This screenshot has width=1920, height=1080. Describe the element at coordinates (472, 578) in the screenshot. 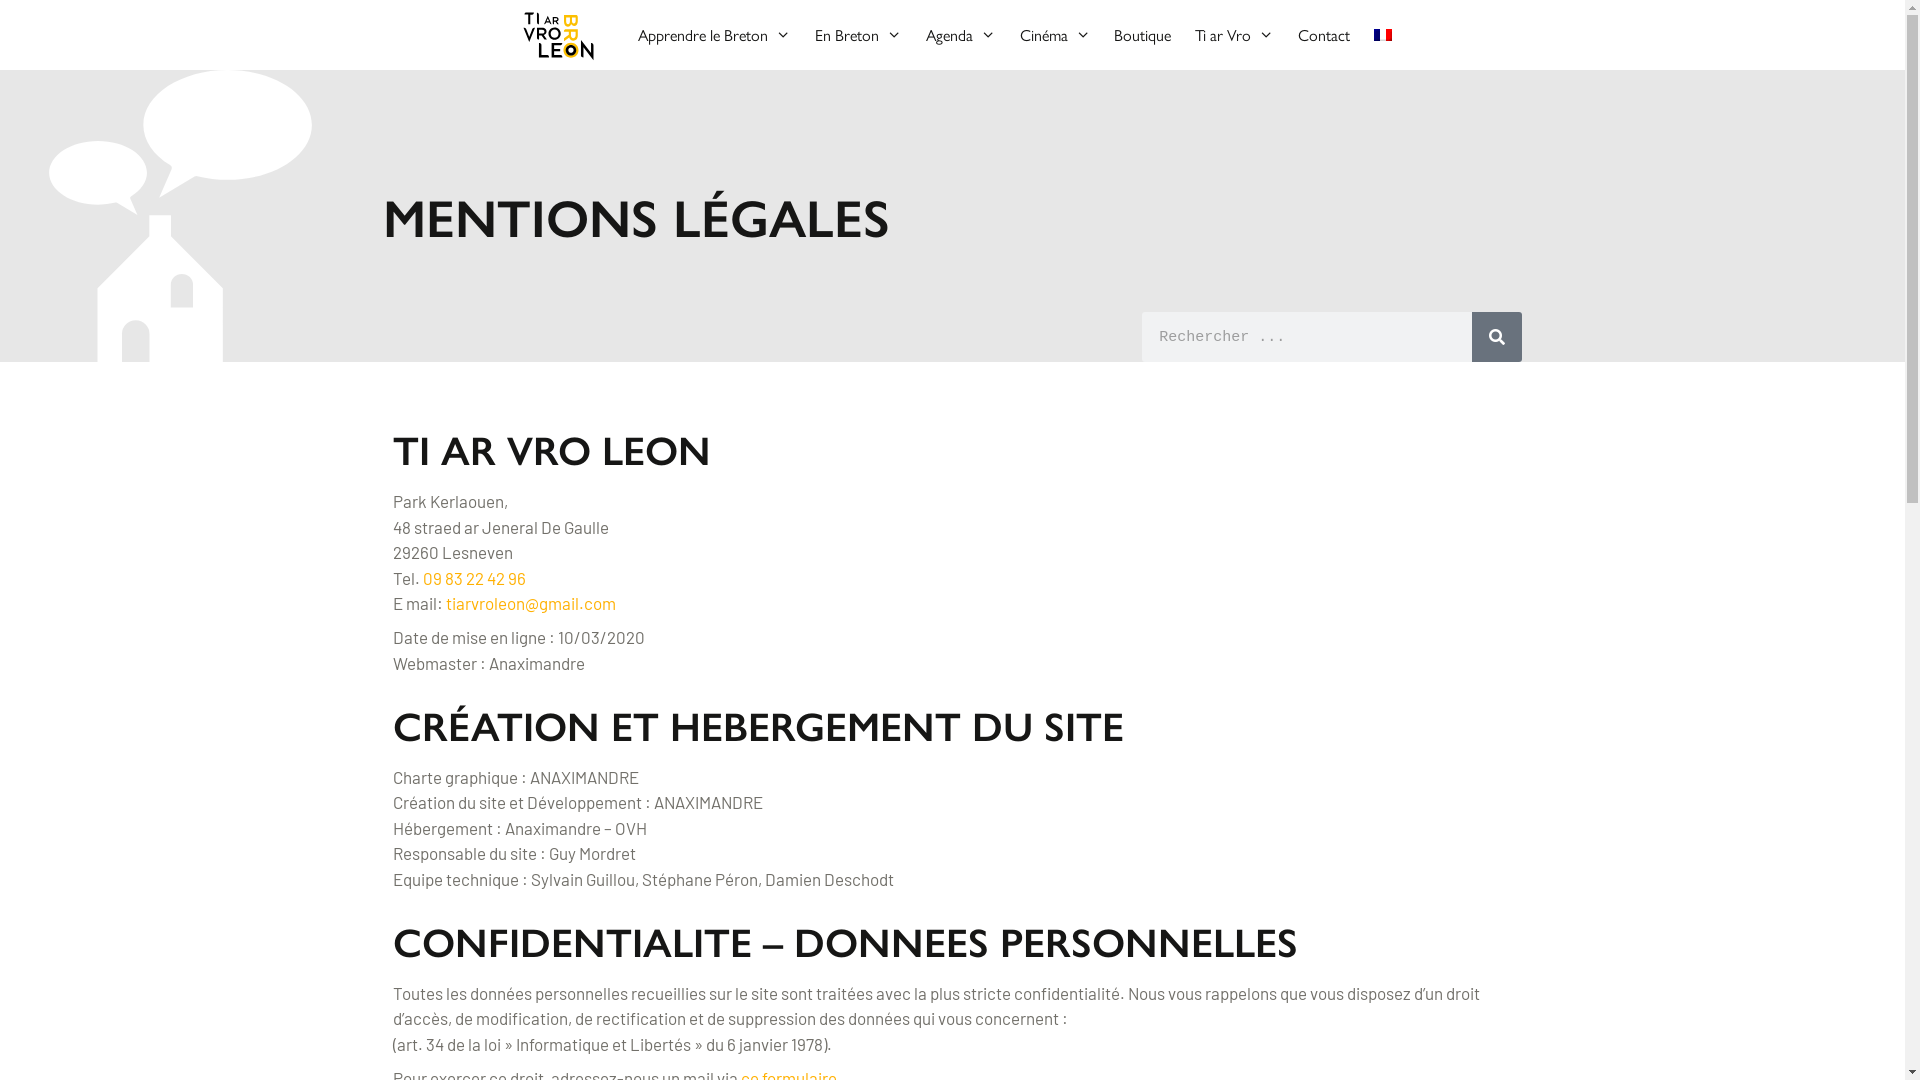

I see `'09 83 22 42 96'` at that location.